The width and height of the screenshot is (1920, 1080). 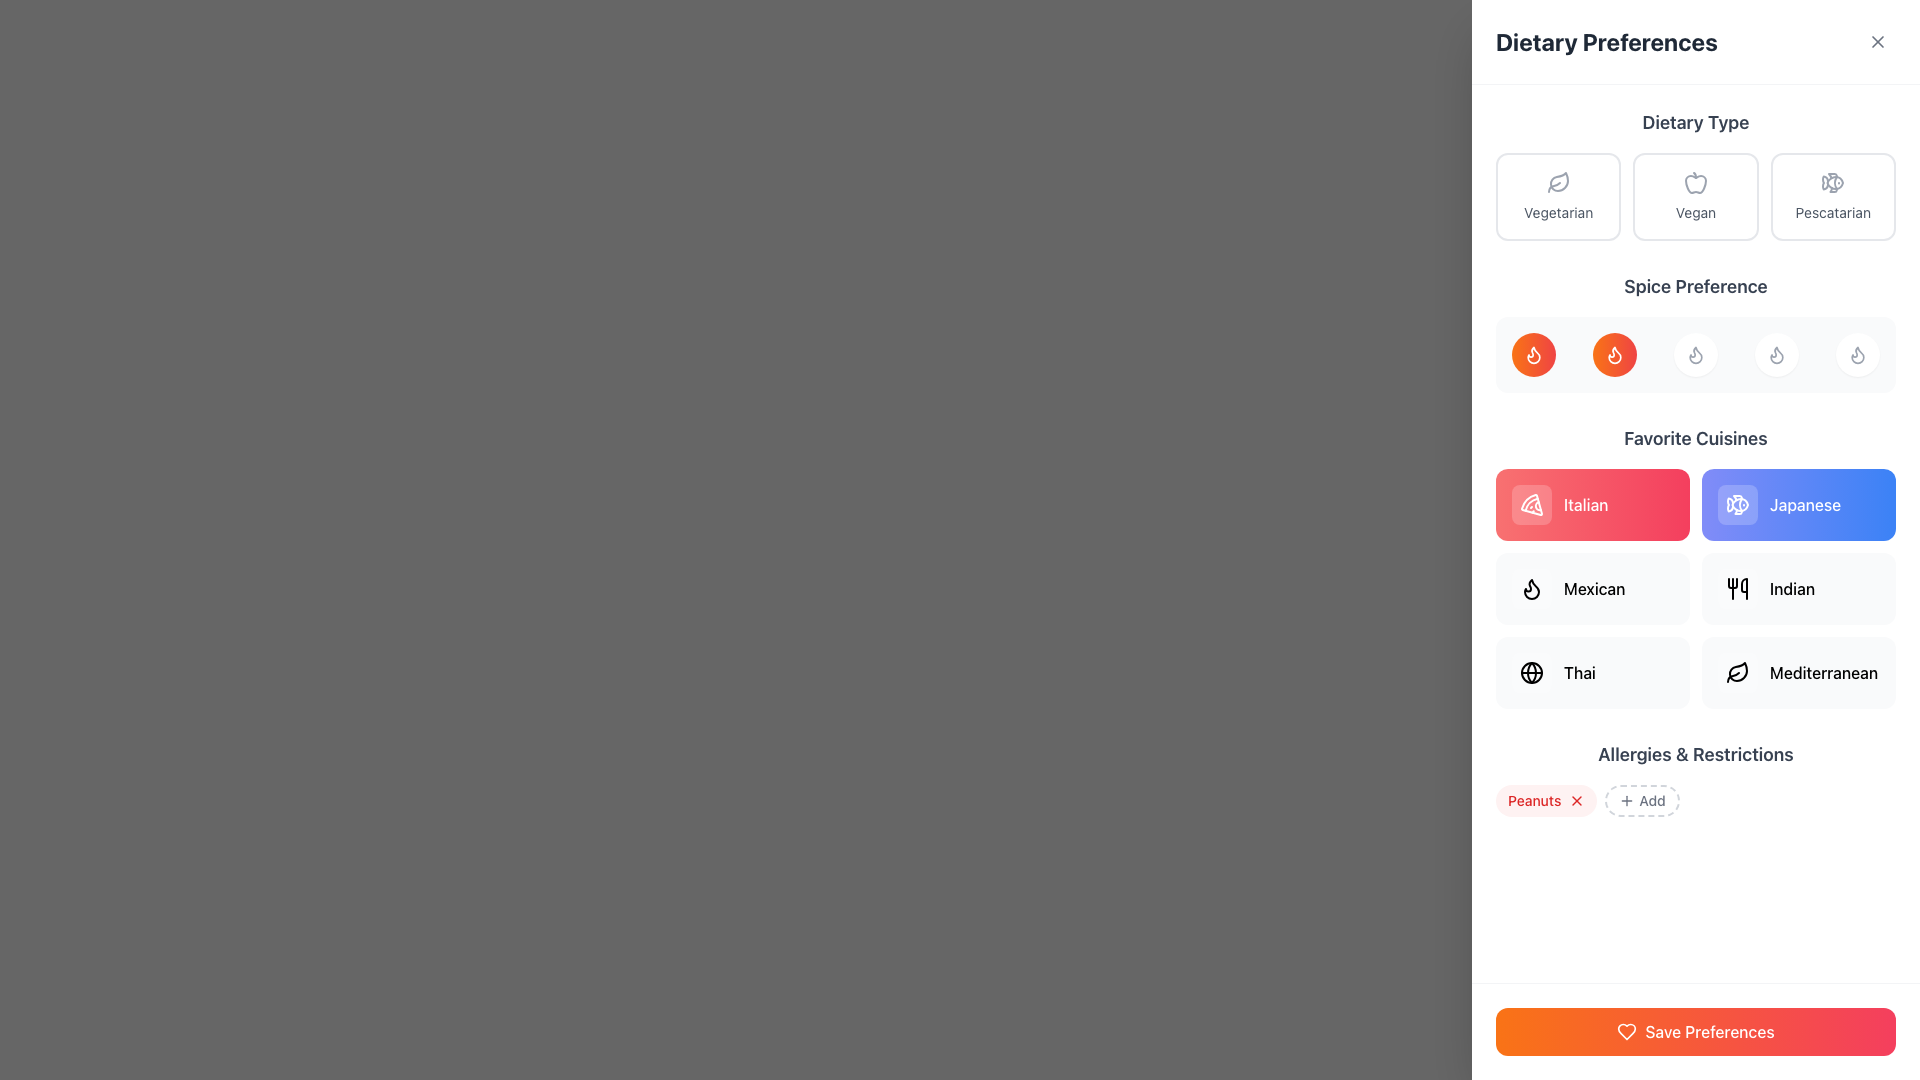 What do you see at coordinates (1876, 42) in the screenshot?
I see `the close or cancel icon located in the top right corner of the 'Dietary Preferences' panel` at bounding box center [1876, 42].